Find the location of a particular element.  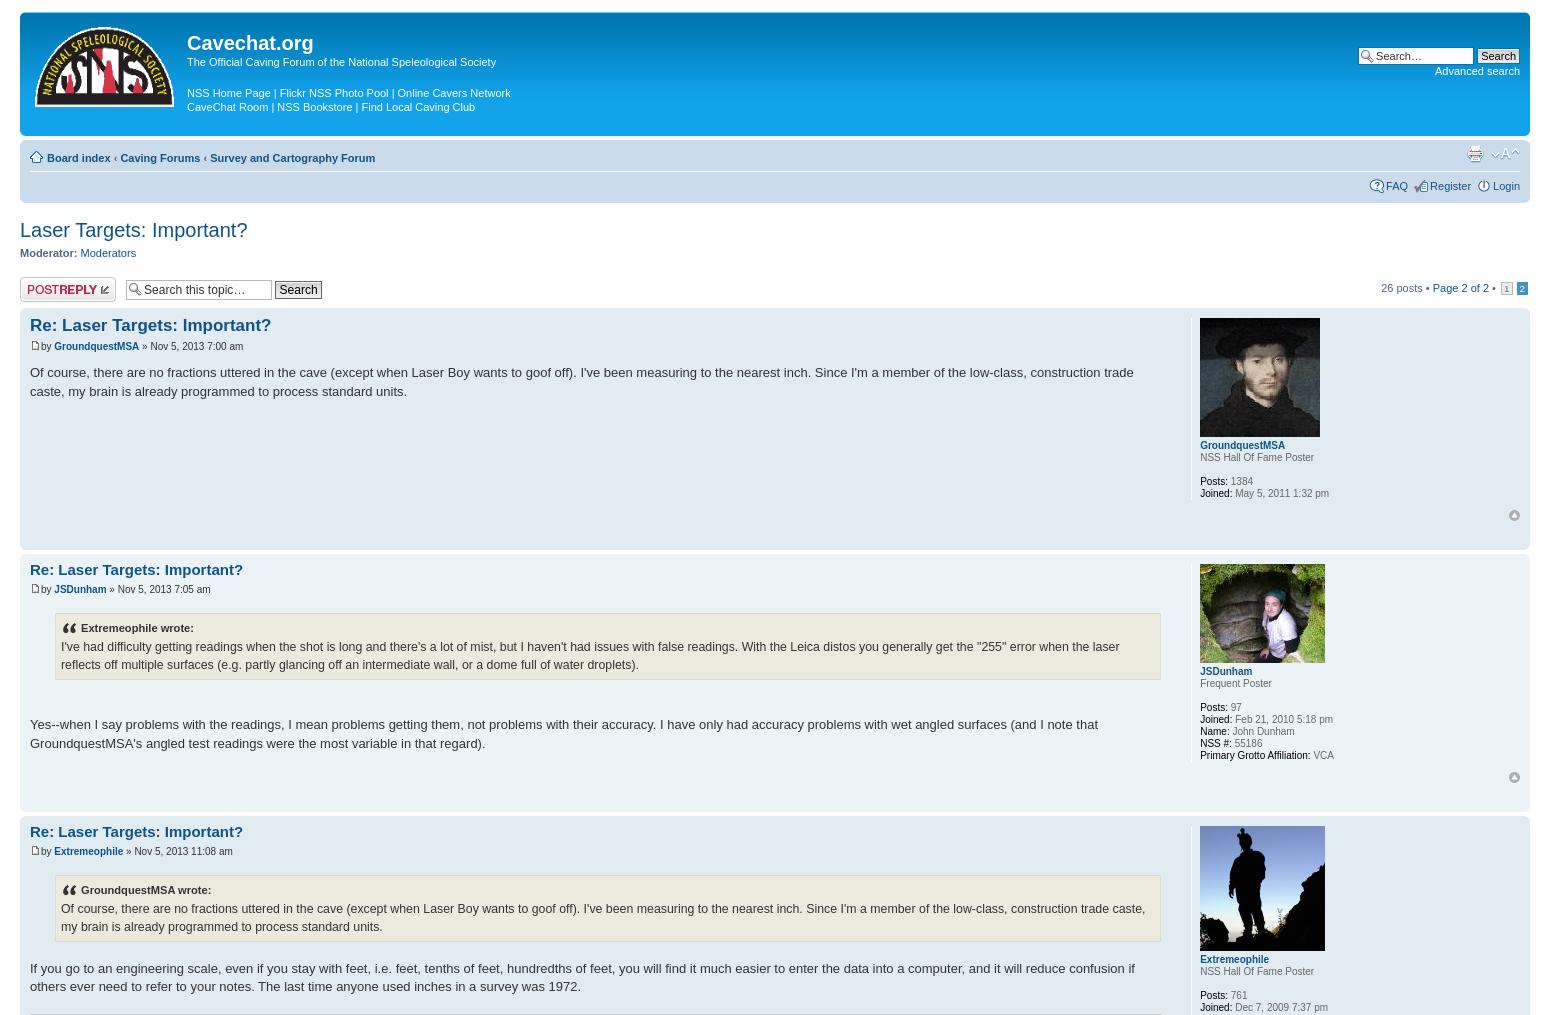

'97' is located at coordinates (1234, 707).